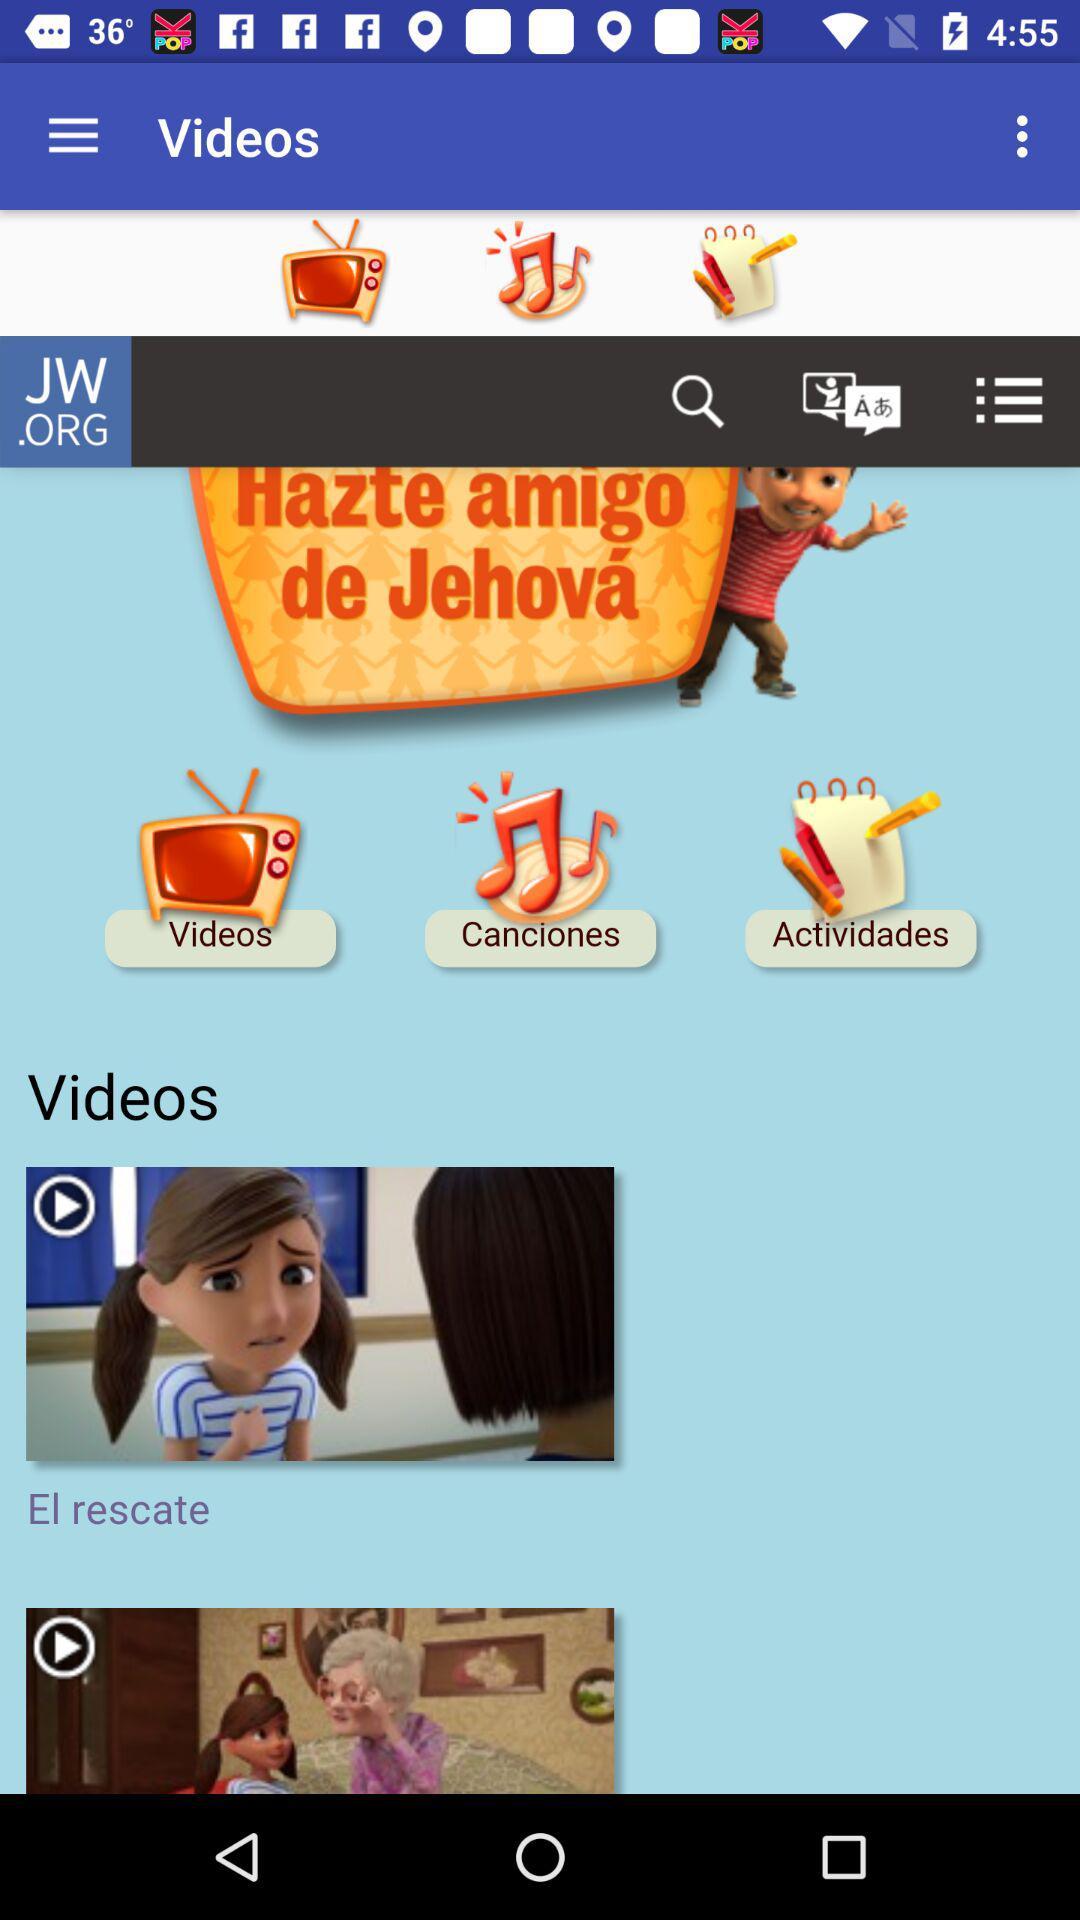  Describe the element at coordinates (744, 272) in the screenshot. I see `drawi` at that location.